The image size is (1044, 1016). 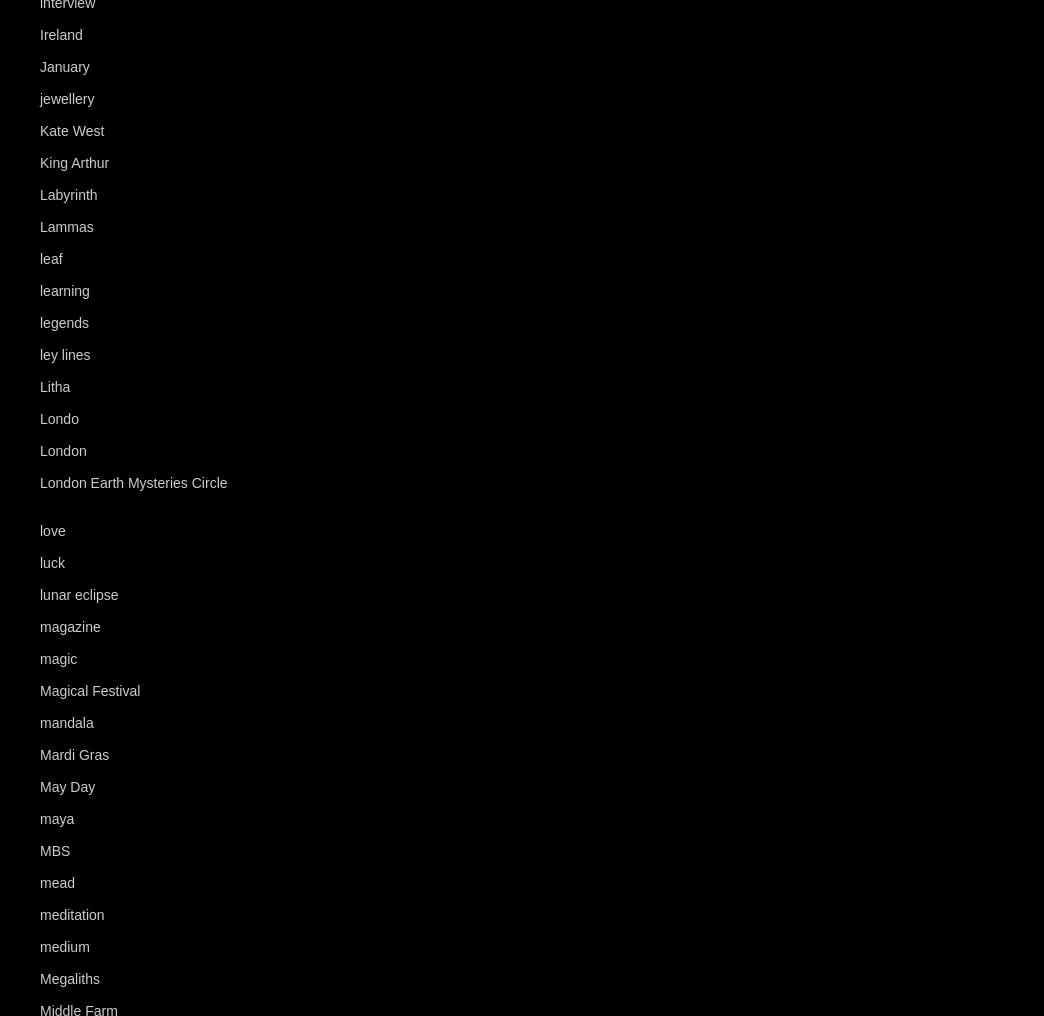 I want to click on 'May Day', so click(x=67, y=785).